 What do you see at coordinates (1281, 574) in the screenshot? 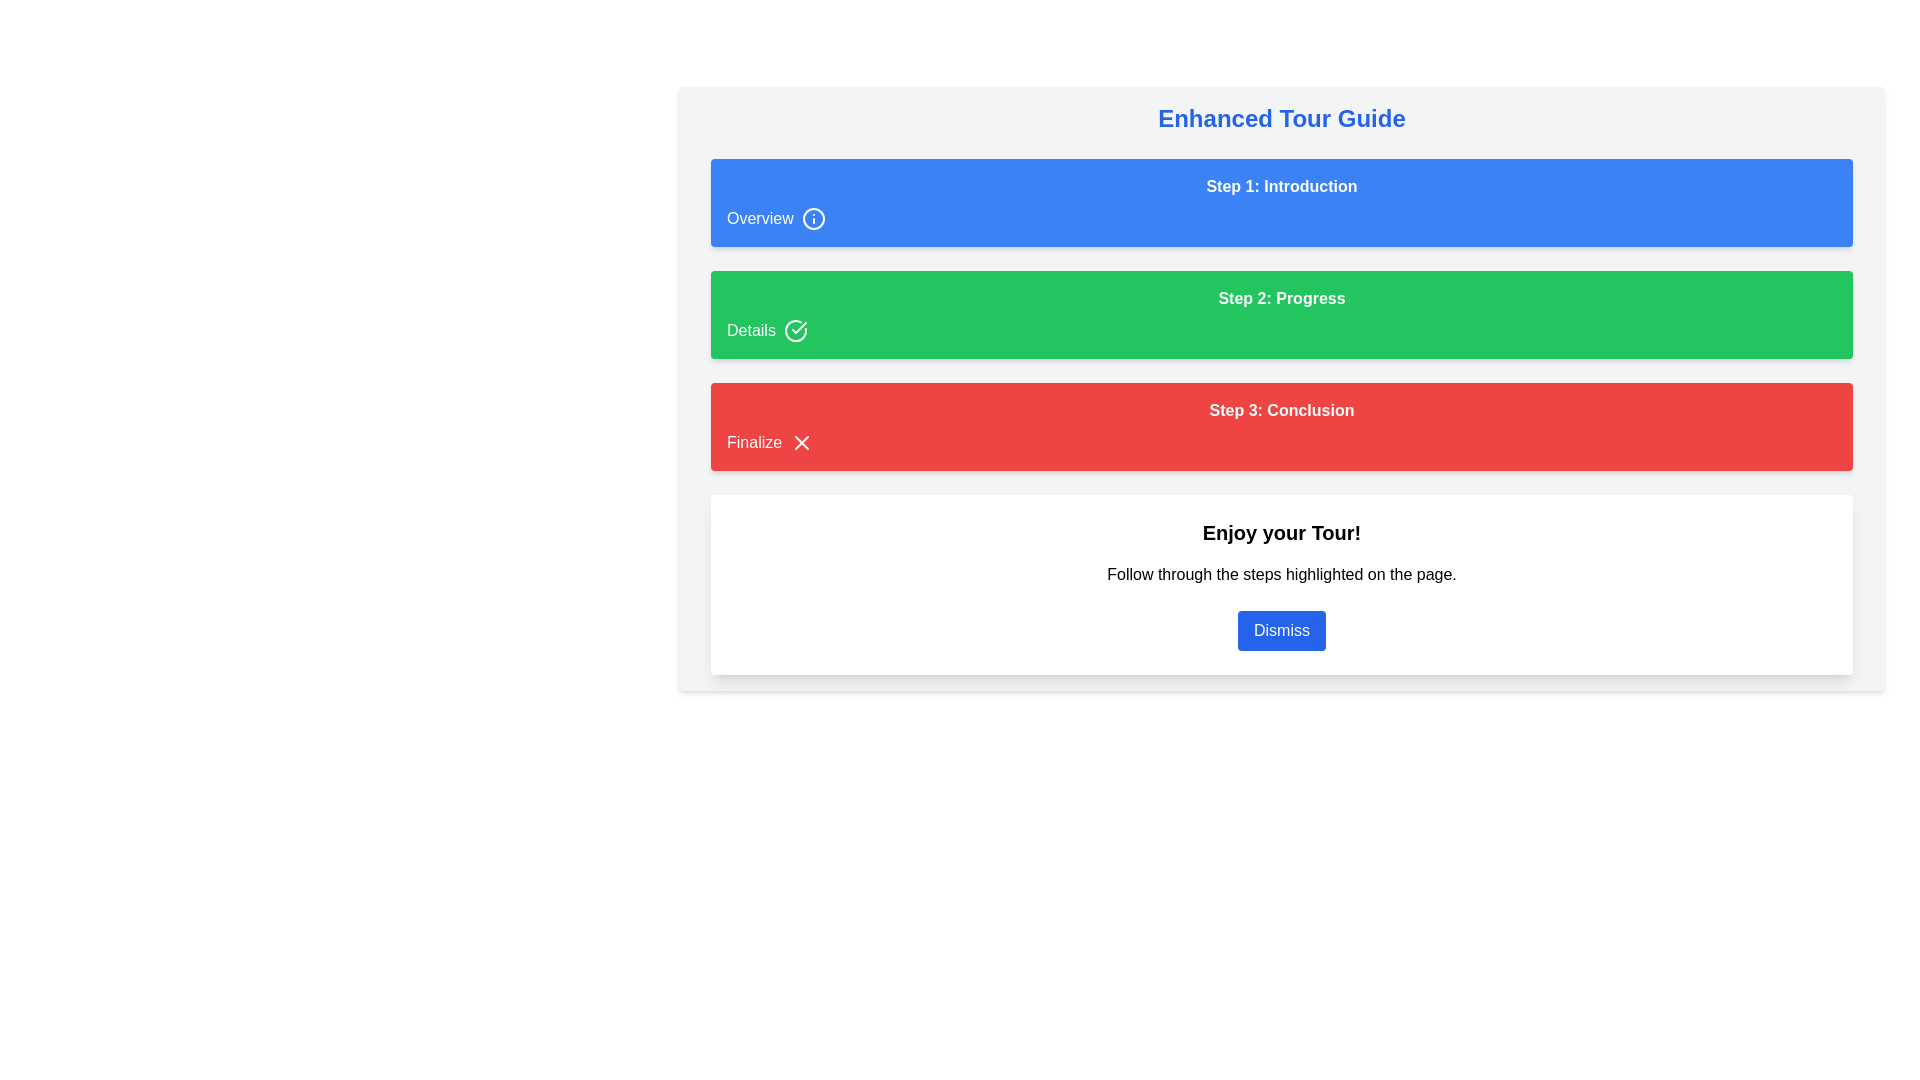
I see `the static text displaying 'Follow through the steps highlighted on the page.' which is located between the title 'Enjoy your Tour!' and the button labeled 'Dismiss'` at bounding box center [1281, 574].